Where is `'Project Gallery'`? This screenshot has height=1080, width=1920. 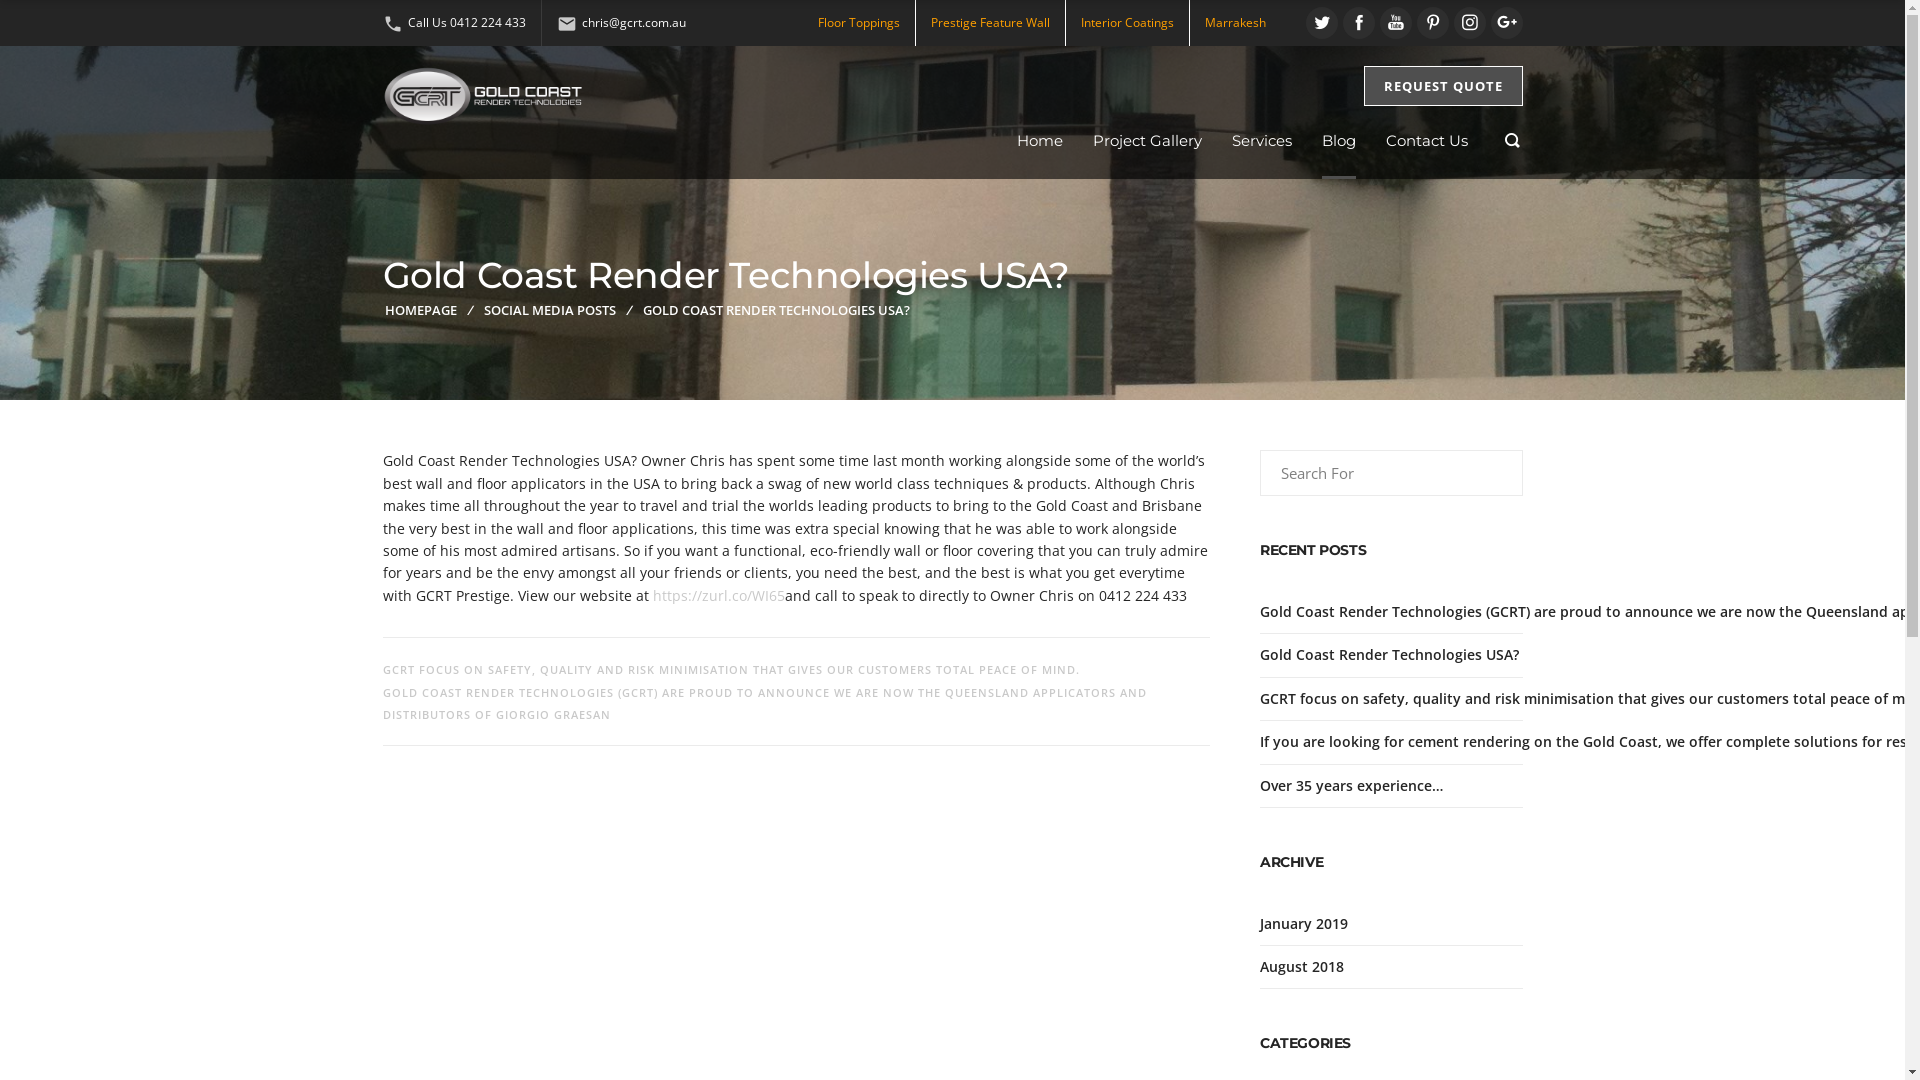 'Project Gallery' is located at coordinates (1146, 141).